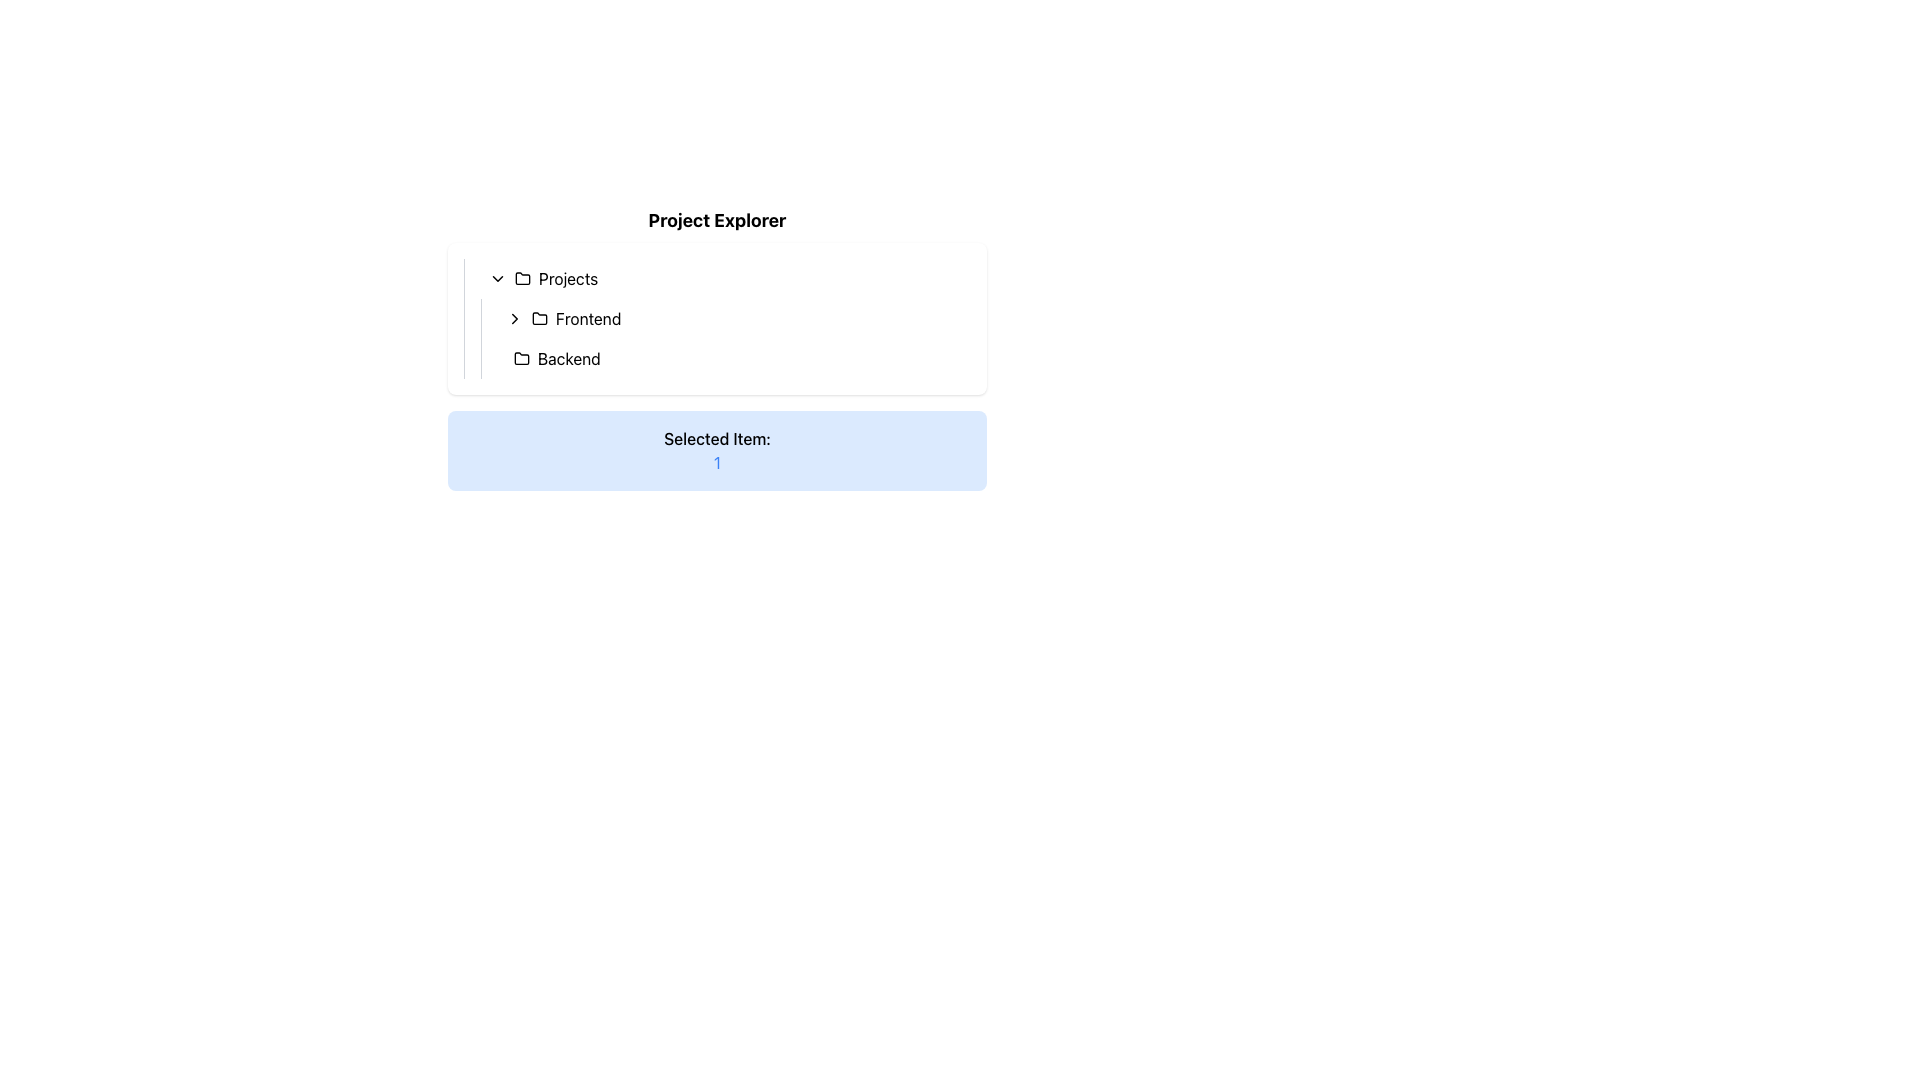 The width and height of the screenshot is (1920, 1080). Describe the element at coordinates (514, 318) in the screenshot. I see `the Chevron or expansion toggle icon` at that location.